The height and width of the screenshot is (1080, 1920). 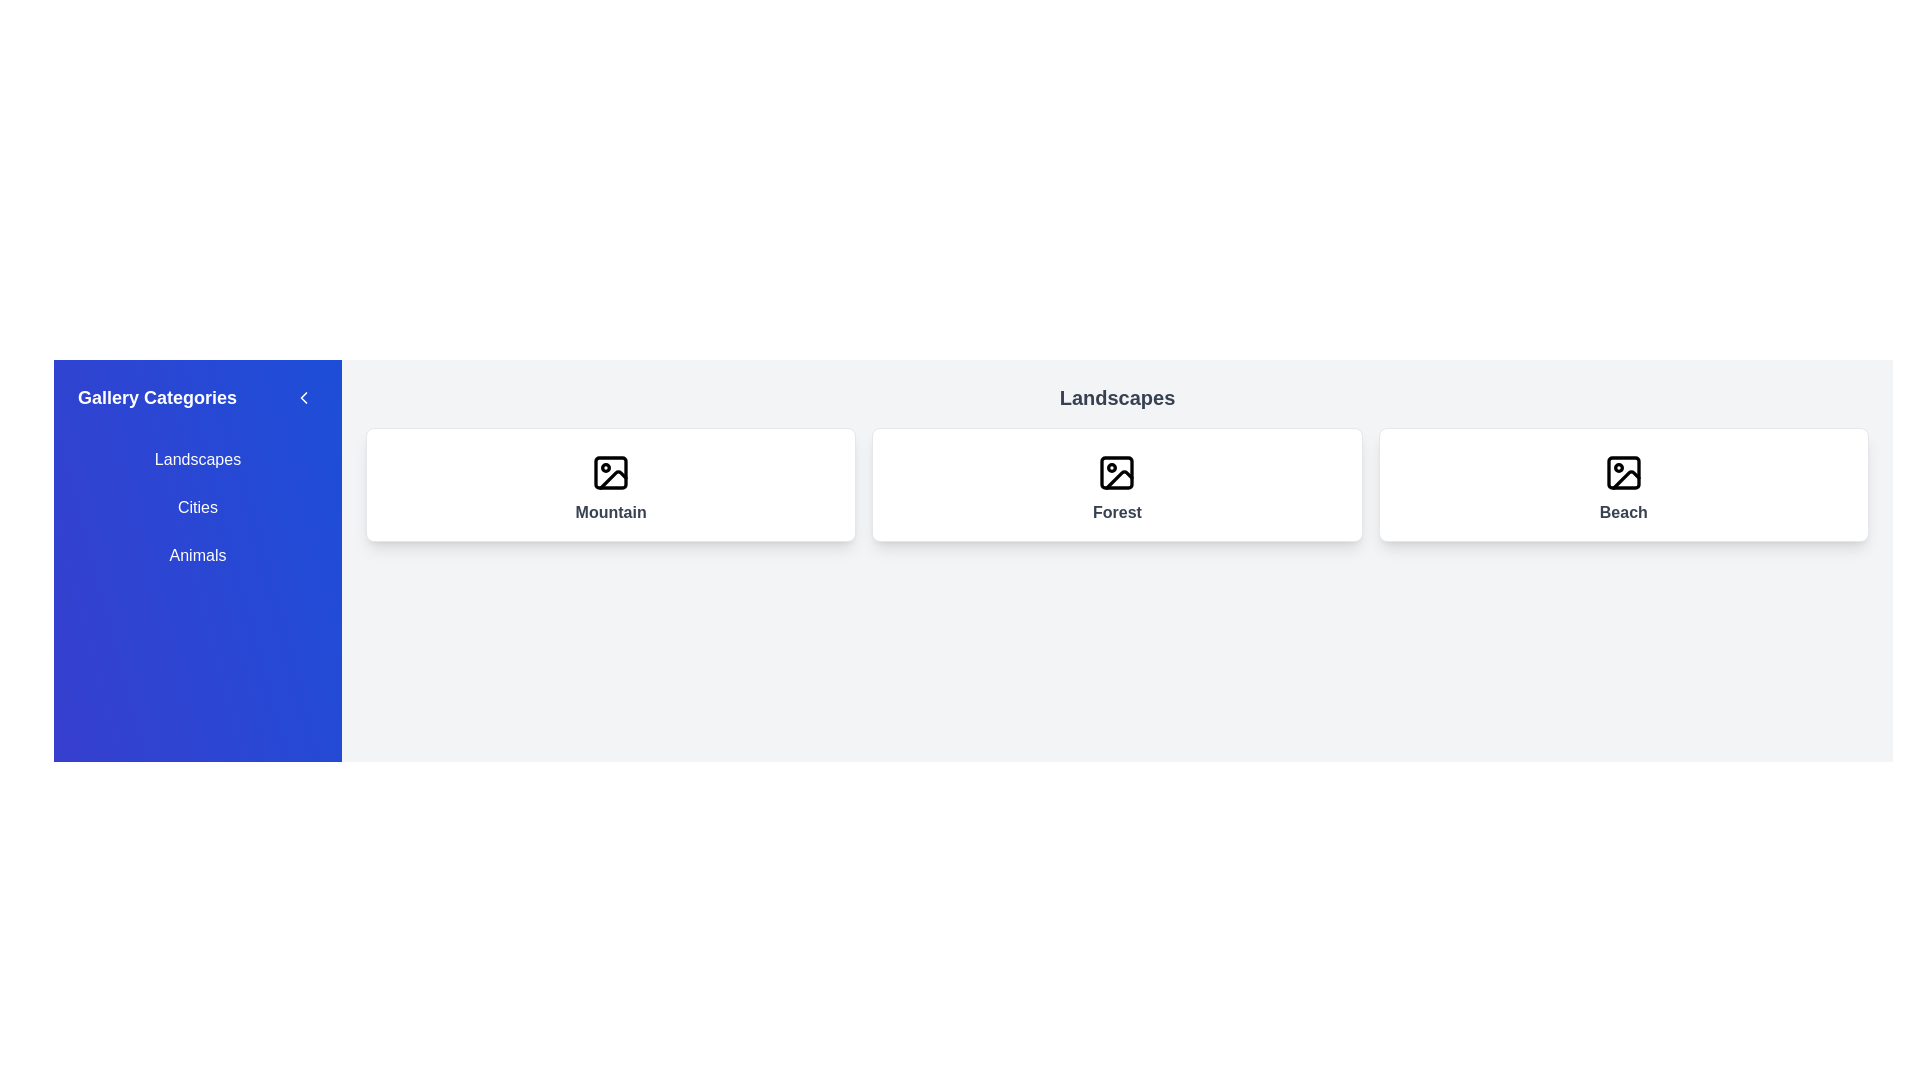 What do you see at coordinates (1623, 485) in the screenshot?
I see `the 'Beach' category card, which is the third card` at bounding box center [1623, 485].